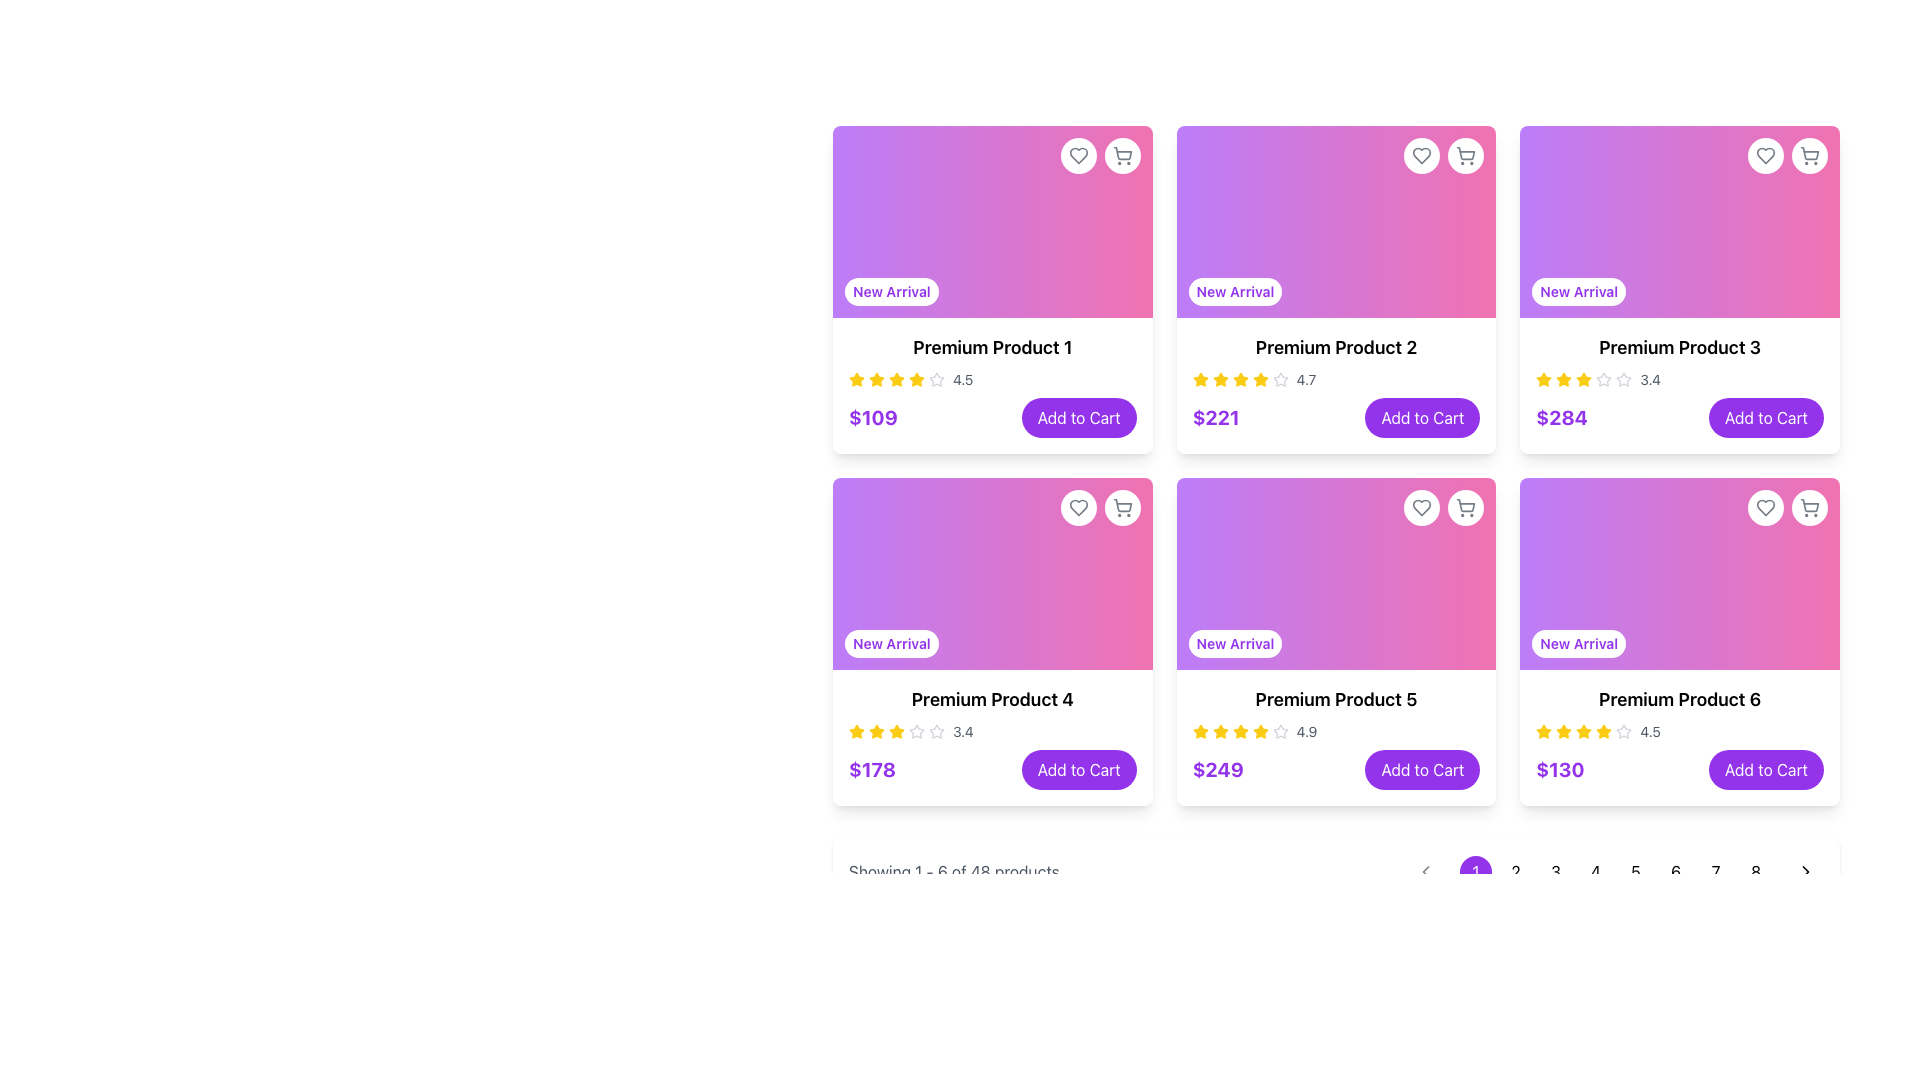 The width and height of the screenshot is (1920, 1080). I want to click on the heart icon on the fourth product card in the second row and second column, so click(1421, 507).